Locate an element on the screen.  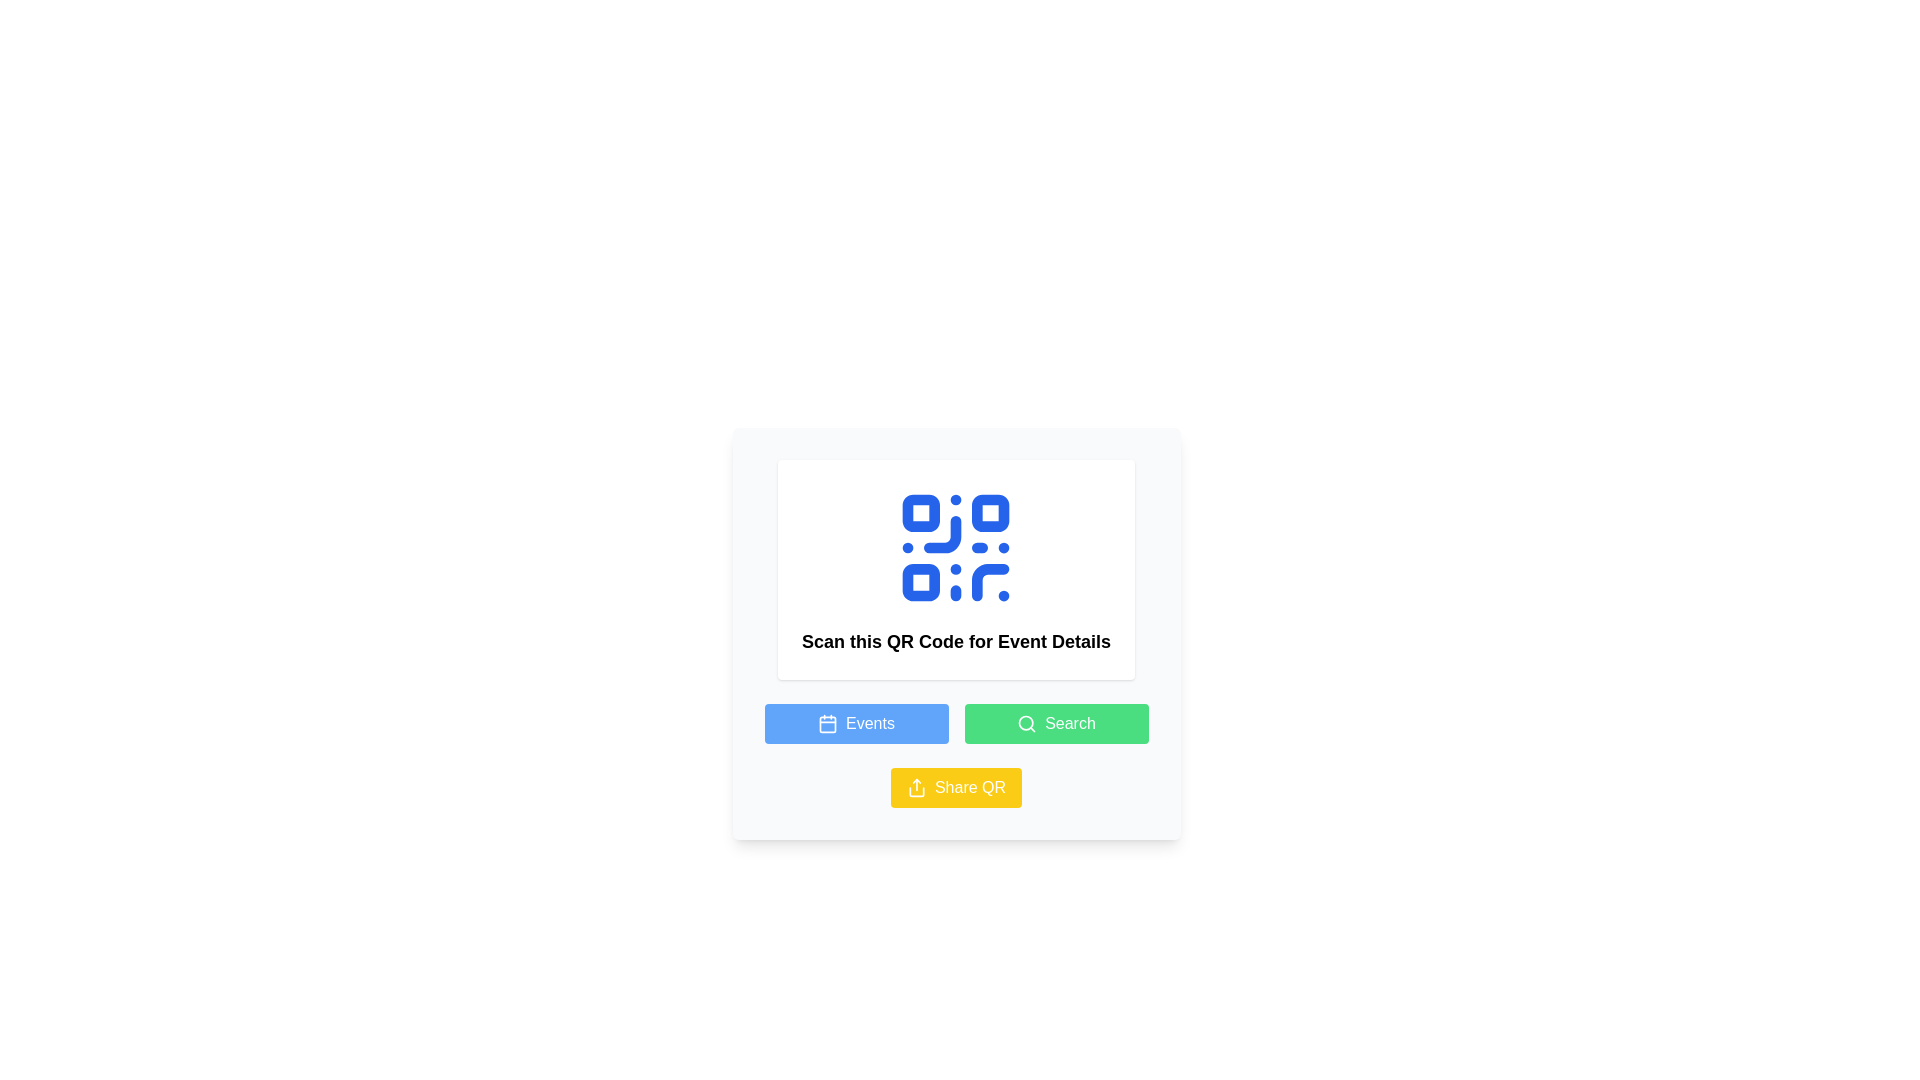
informational label that instructs users to scan the QR code for further details about the event, which is located below the QR code icon and above the buttons labeled 'Events,' 'Search,' and 'Share QR.' is located at coordinates (955, 641).